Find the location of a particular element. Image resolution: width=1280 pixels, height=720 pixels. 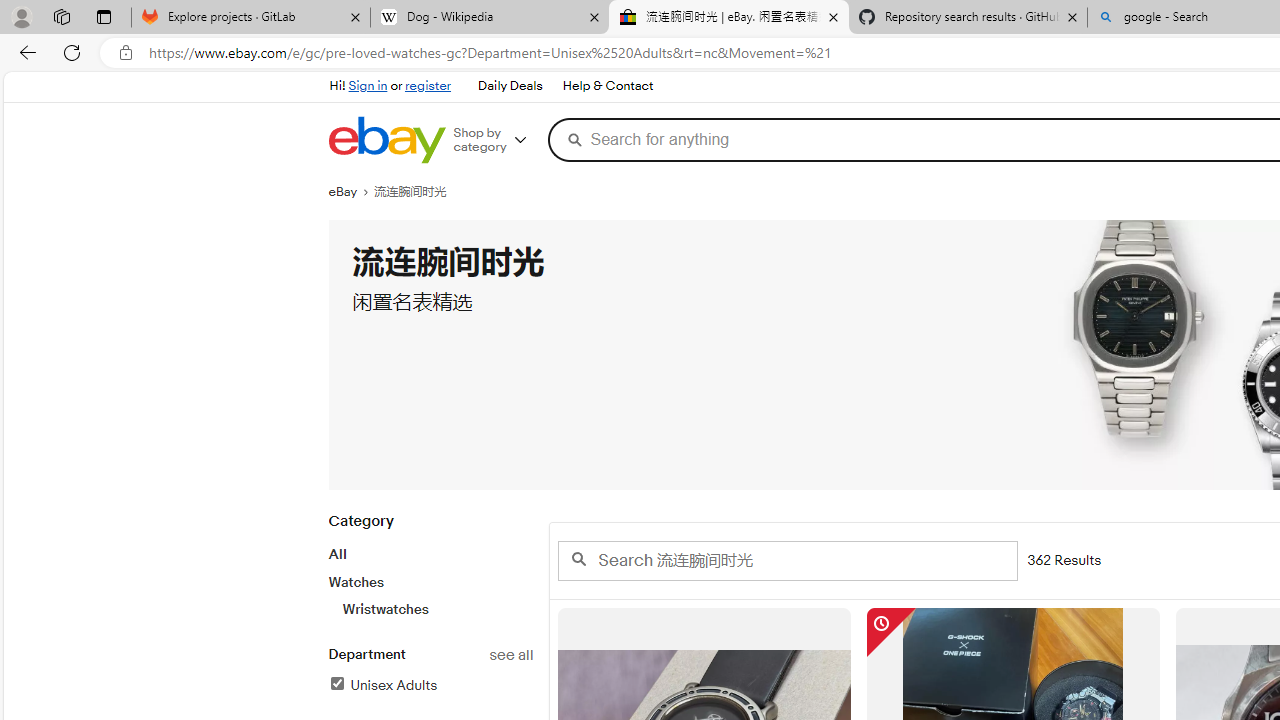

'Shop by category' is located at coordinates (497, 139).